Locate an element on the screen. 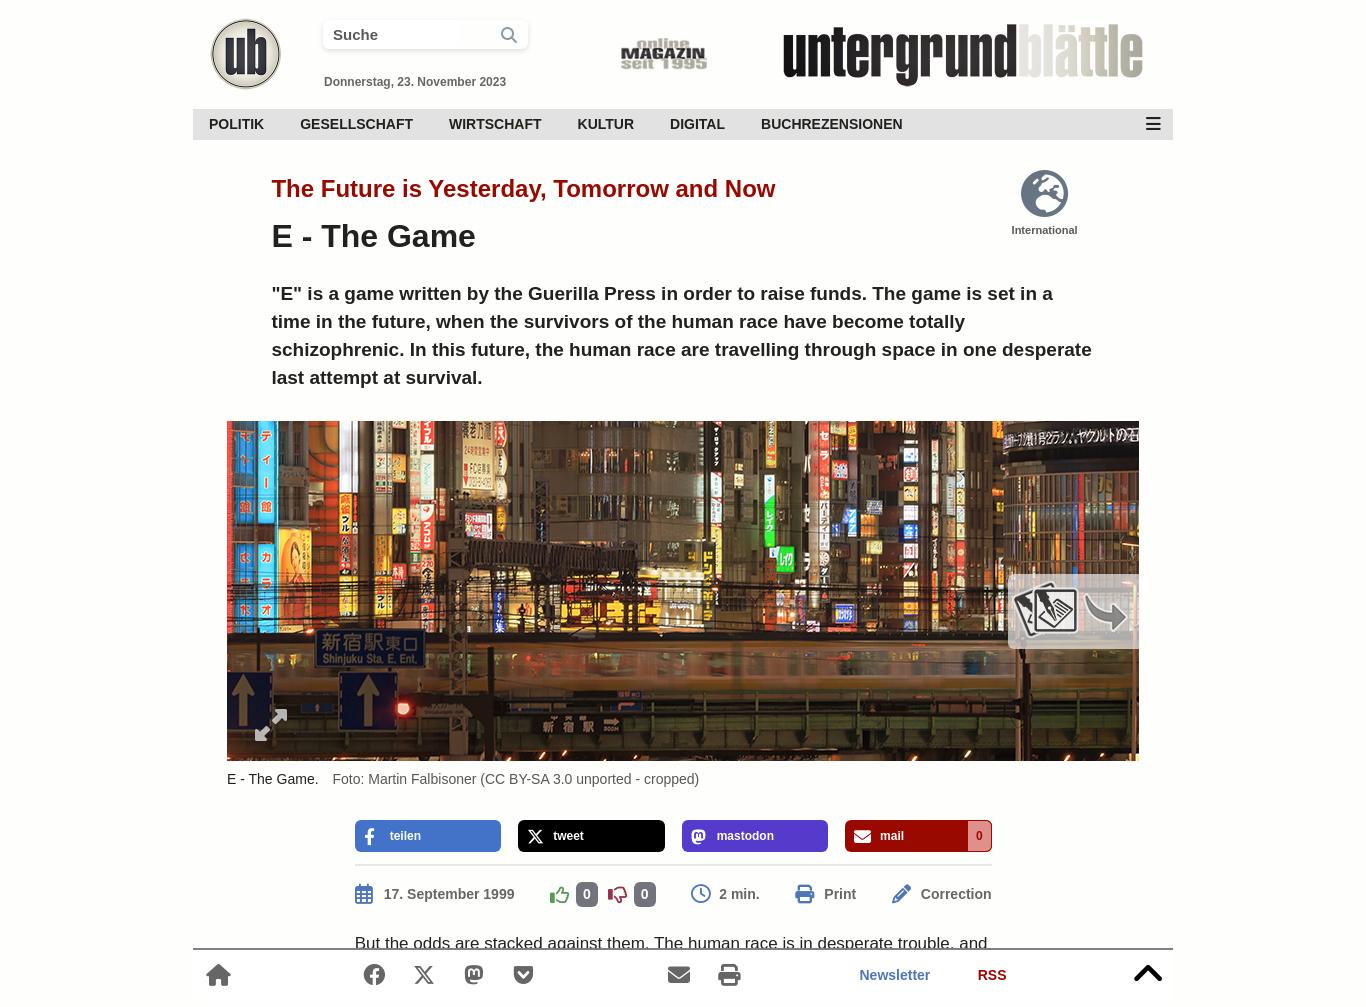 The image size is (1366, 1007). 'Print' is located at coordinates (838, 893).